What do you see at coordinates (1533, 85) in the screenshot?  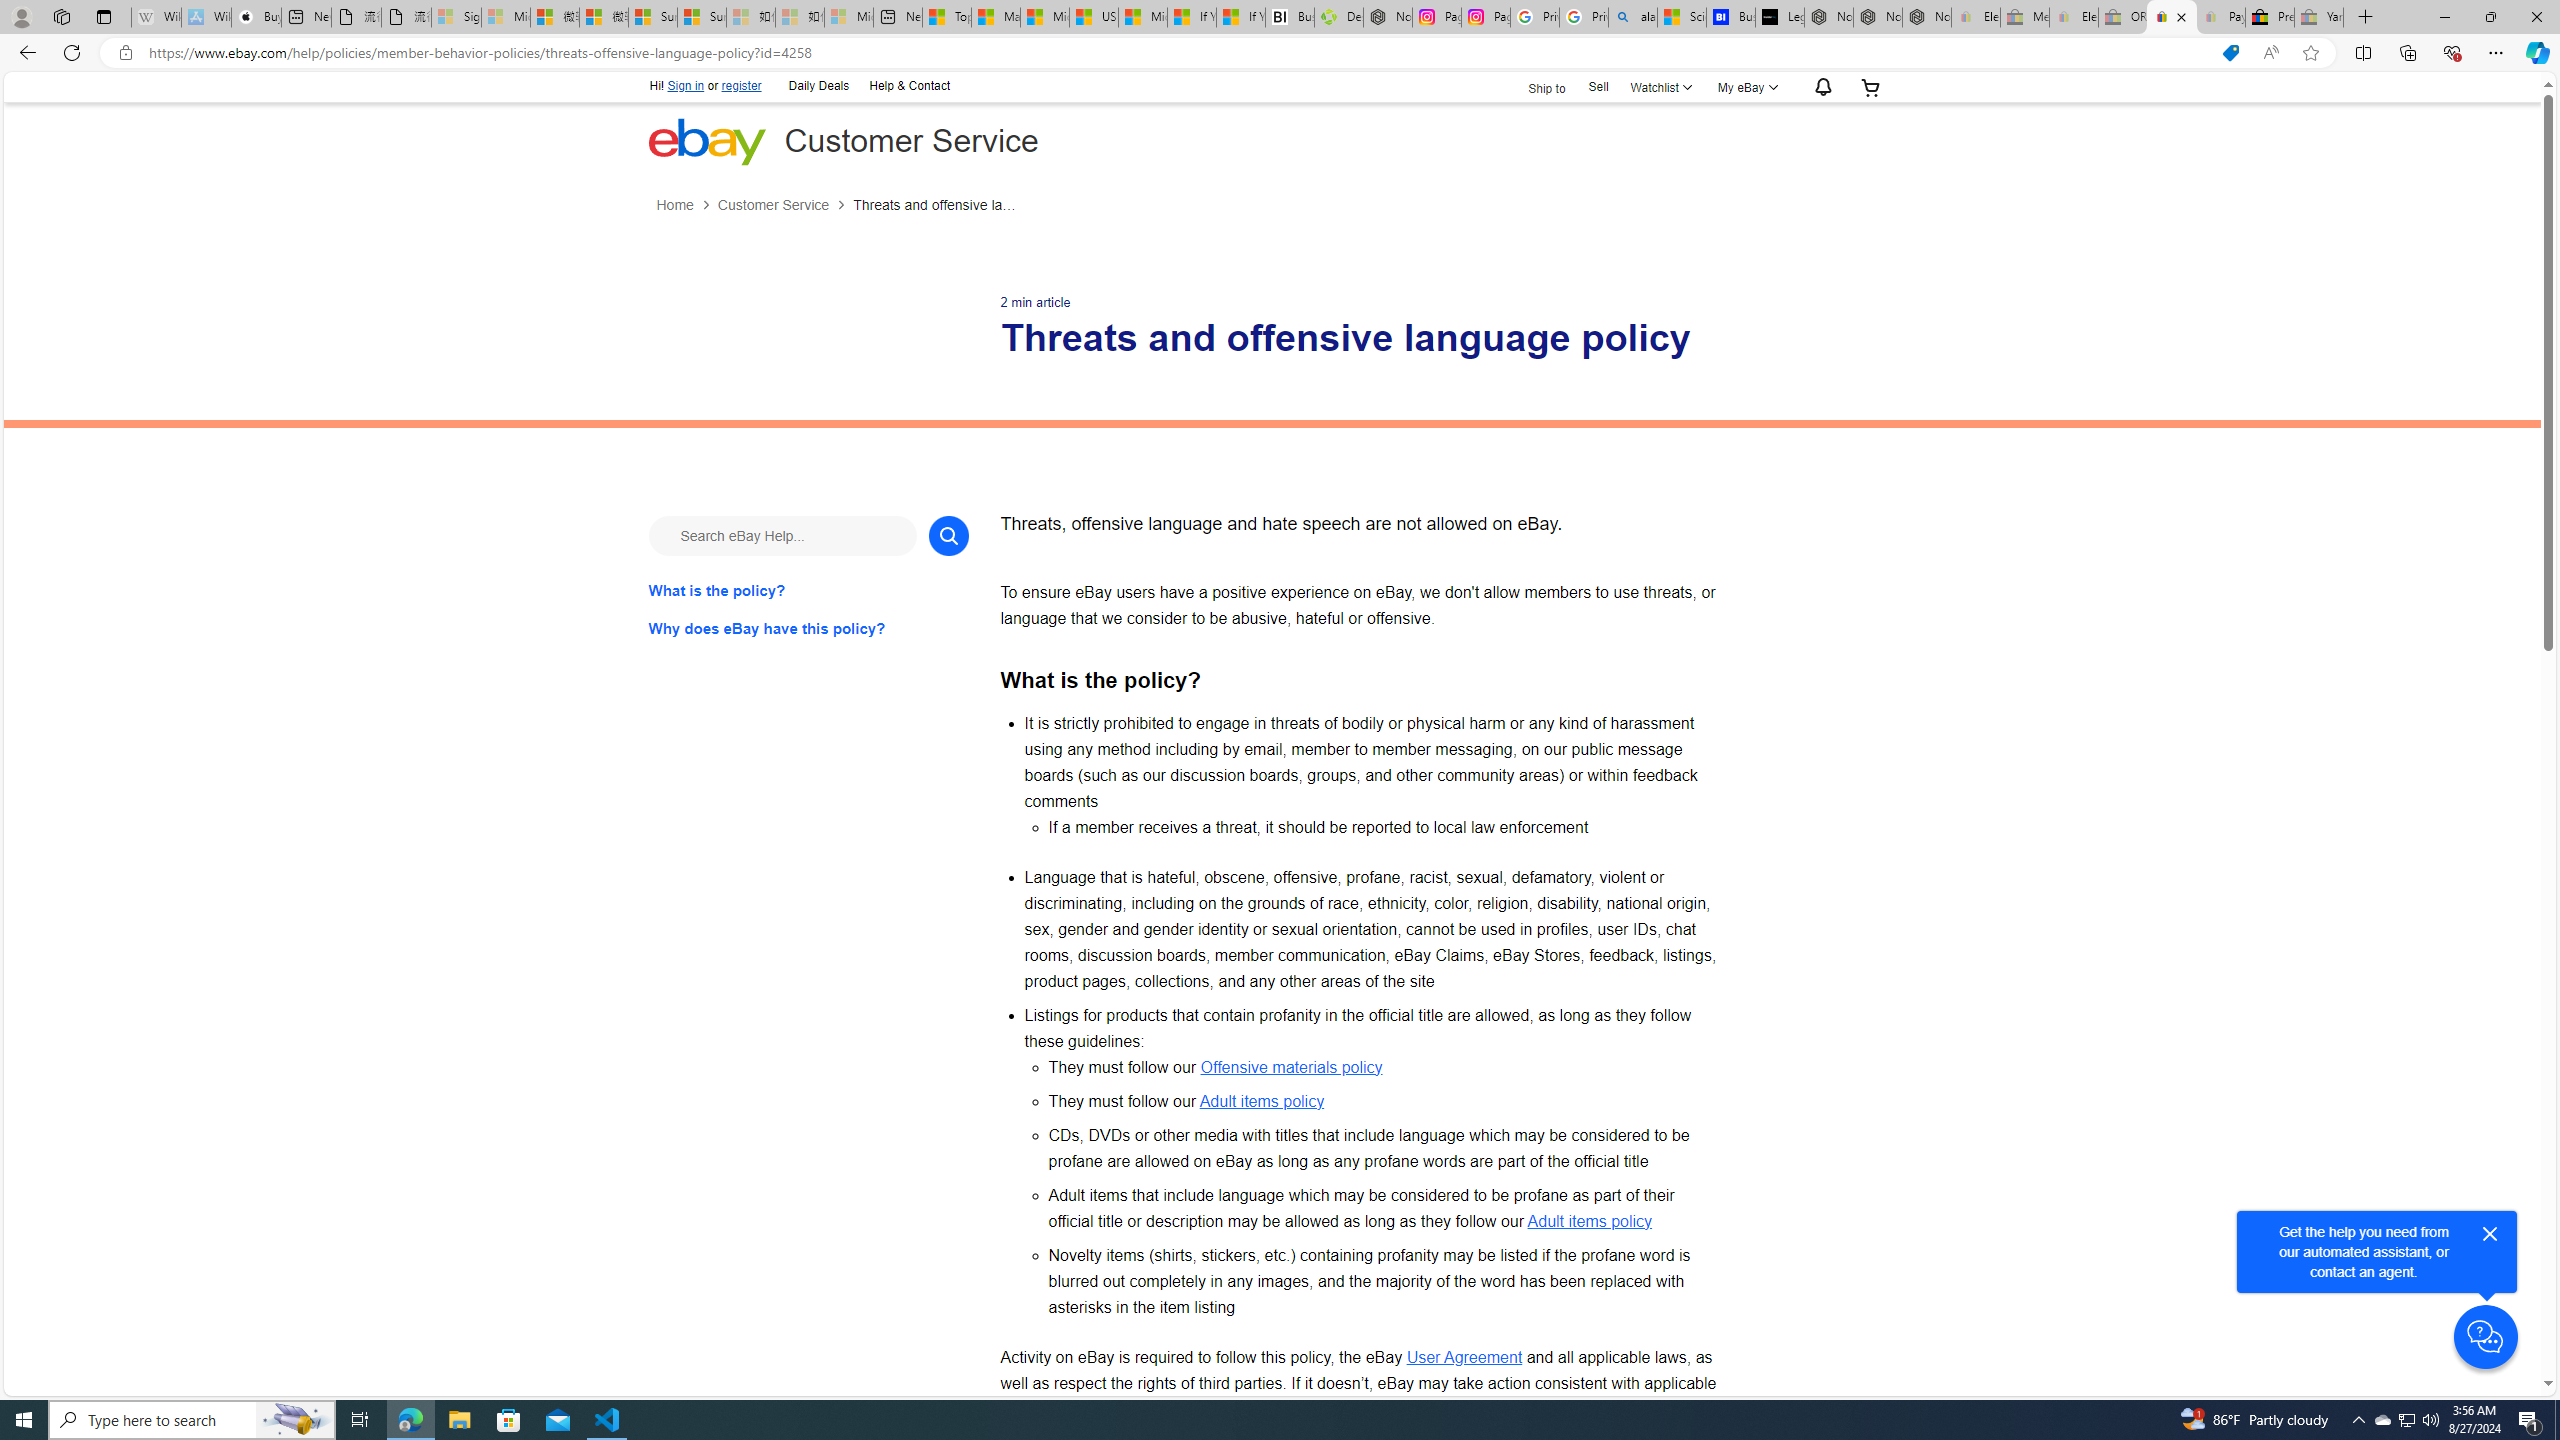 I see `'Ship to'` at bounding box center [1533, 85].